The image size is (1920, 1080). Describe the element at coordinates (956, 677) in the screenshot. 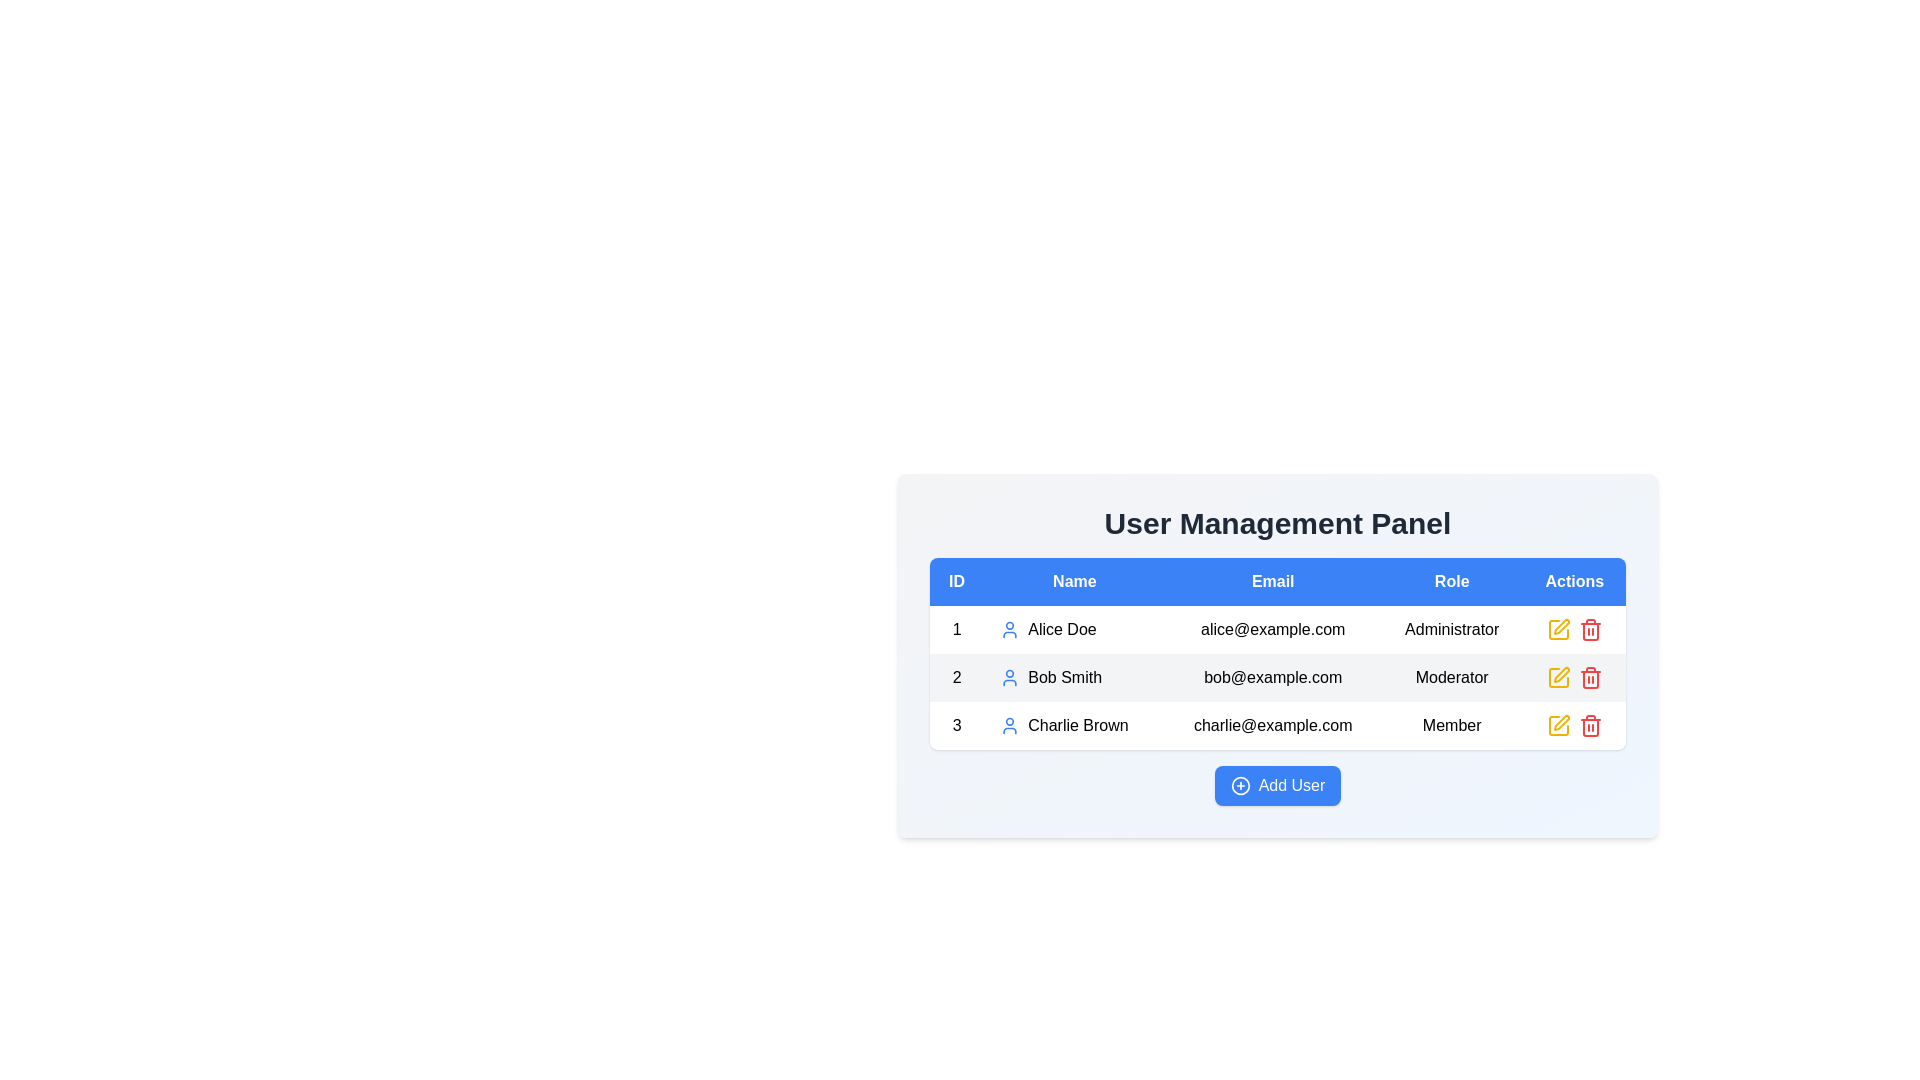

I see `the text label representing the ID of the second record in the table, which is located in the second row under the 'ID' column, adjacent to 'Bob Smith'` at that location.